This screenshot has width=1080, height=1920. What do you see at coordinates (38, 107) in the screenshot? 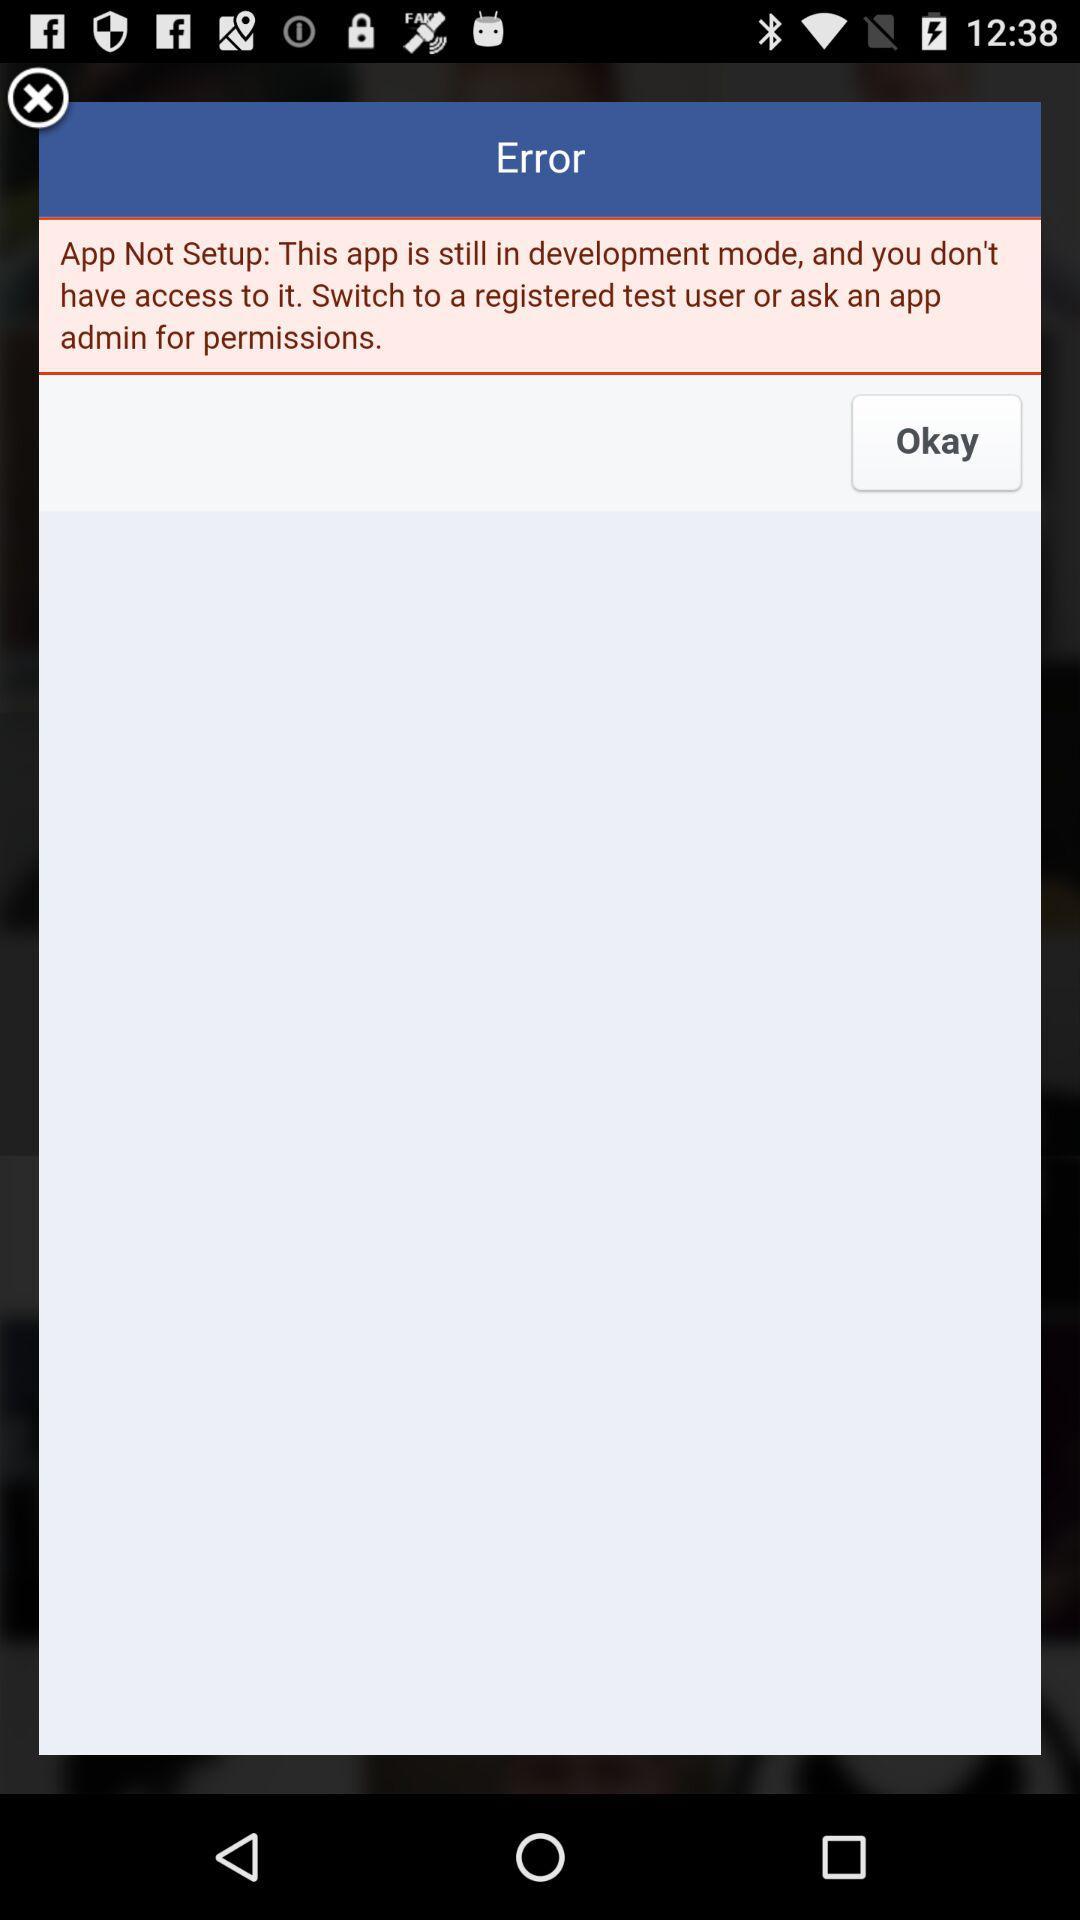
I see `the close icon` at bounding box center [38, 107].